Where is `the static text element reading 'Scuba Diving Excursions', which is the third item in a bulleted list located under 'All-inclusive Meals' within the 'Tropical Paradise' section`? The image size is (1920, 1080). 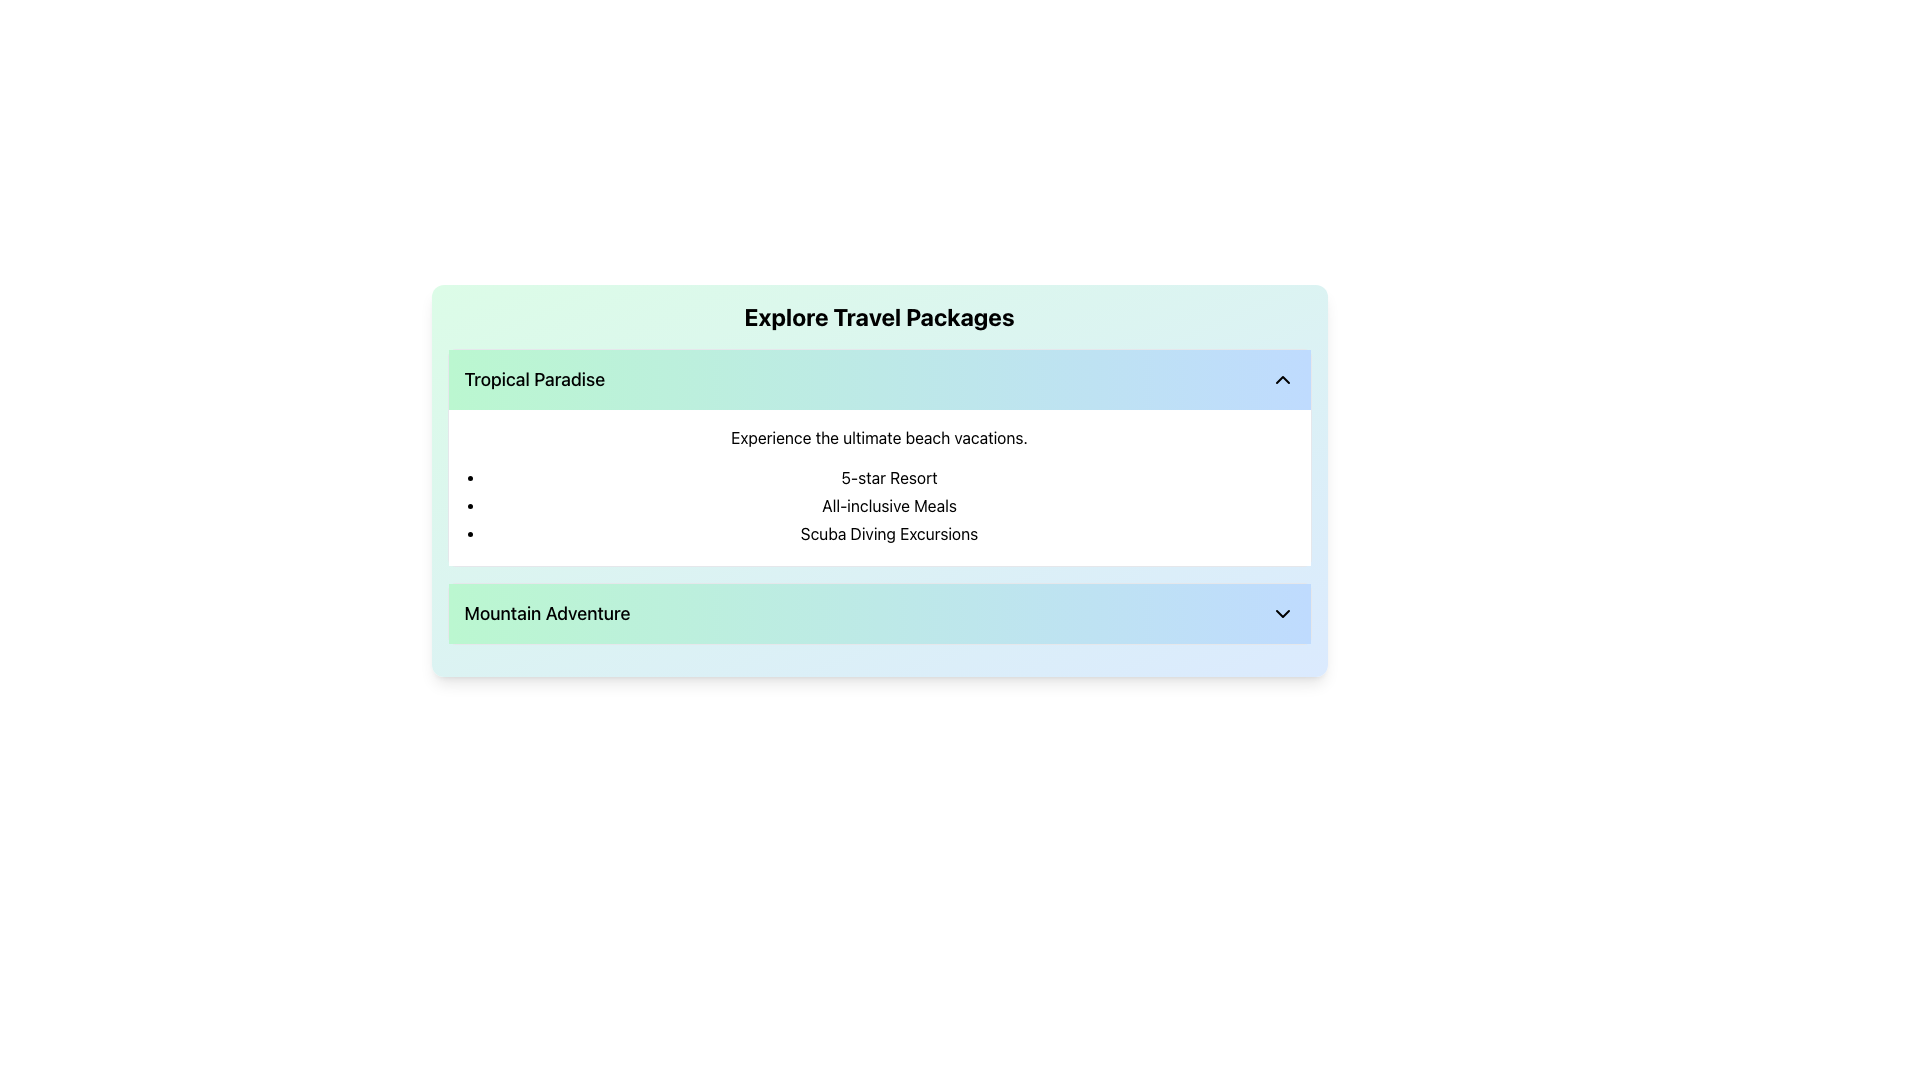 the static text element reading 'Scuba Diving Excursions', which is the third item in a bulleted list located under 'All-inclusive Meals' within the 'Tropical Paradise' section is located at coordinates (888, 532).